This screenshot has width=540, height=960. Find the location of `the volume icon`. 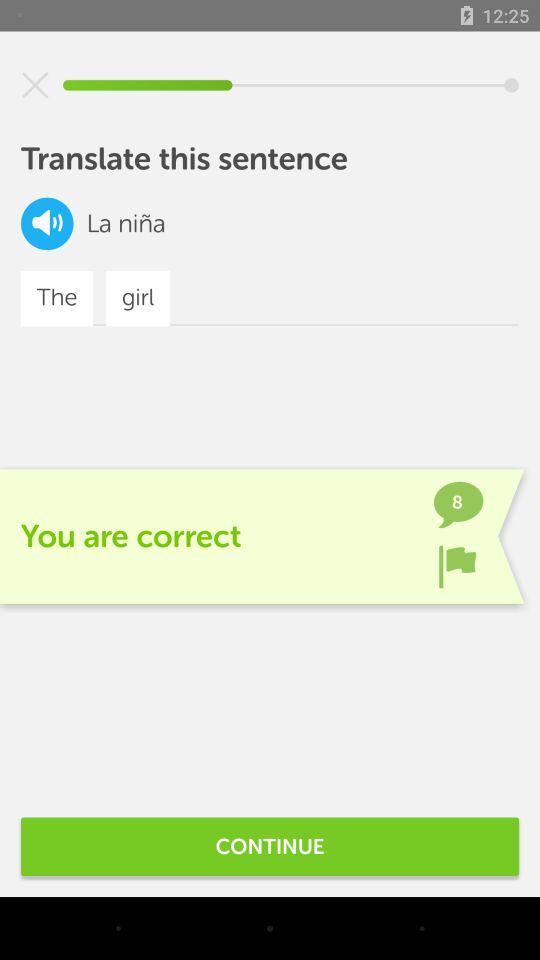

the volume icon is located at coordinates (47, 223).